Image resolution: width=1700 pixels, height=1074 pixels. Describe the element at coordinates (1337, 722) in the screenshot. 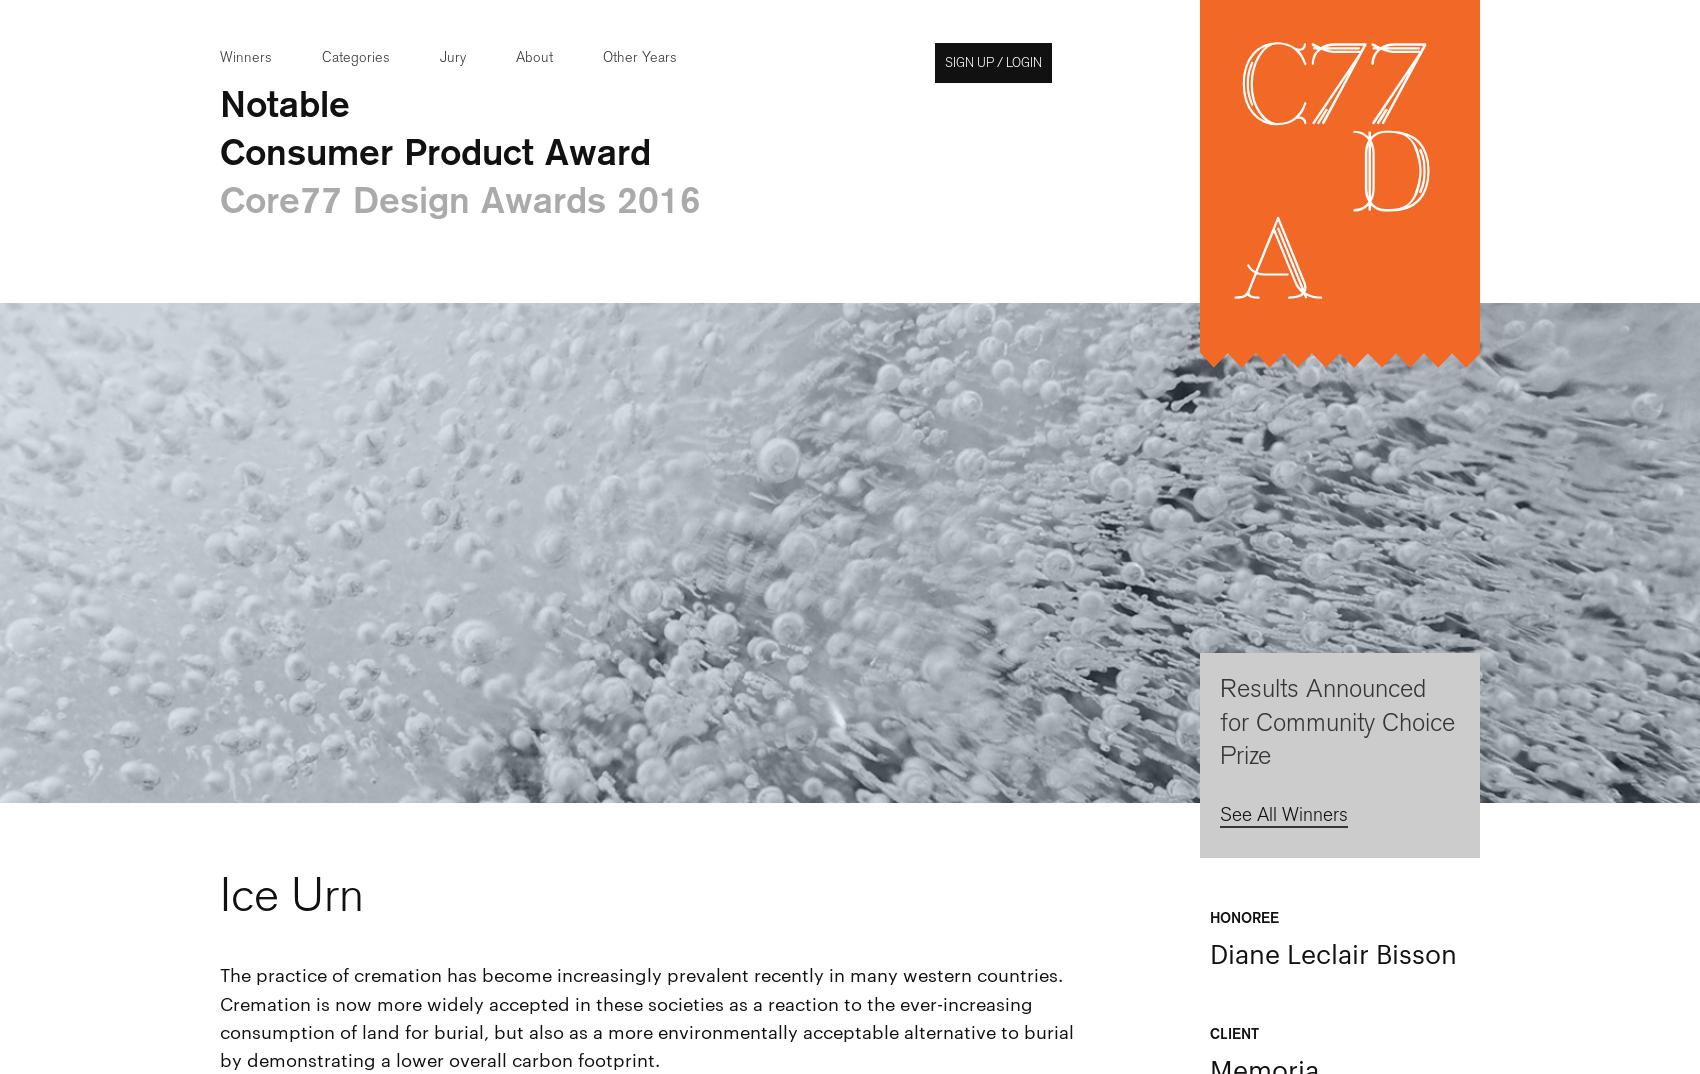

I see `'Results Announced for Community Choice Prize'` at that location.